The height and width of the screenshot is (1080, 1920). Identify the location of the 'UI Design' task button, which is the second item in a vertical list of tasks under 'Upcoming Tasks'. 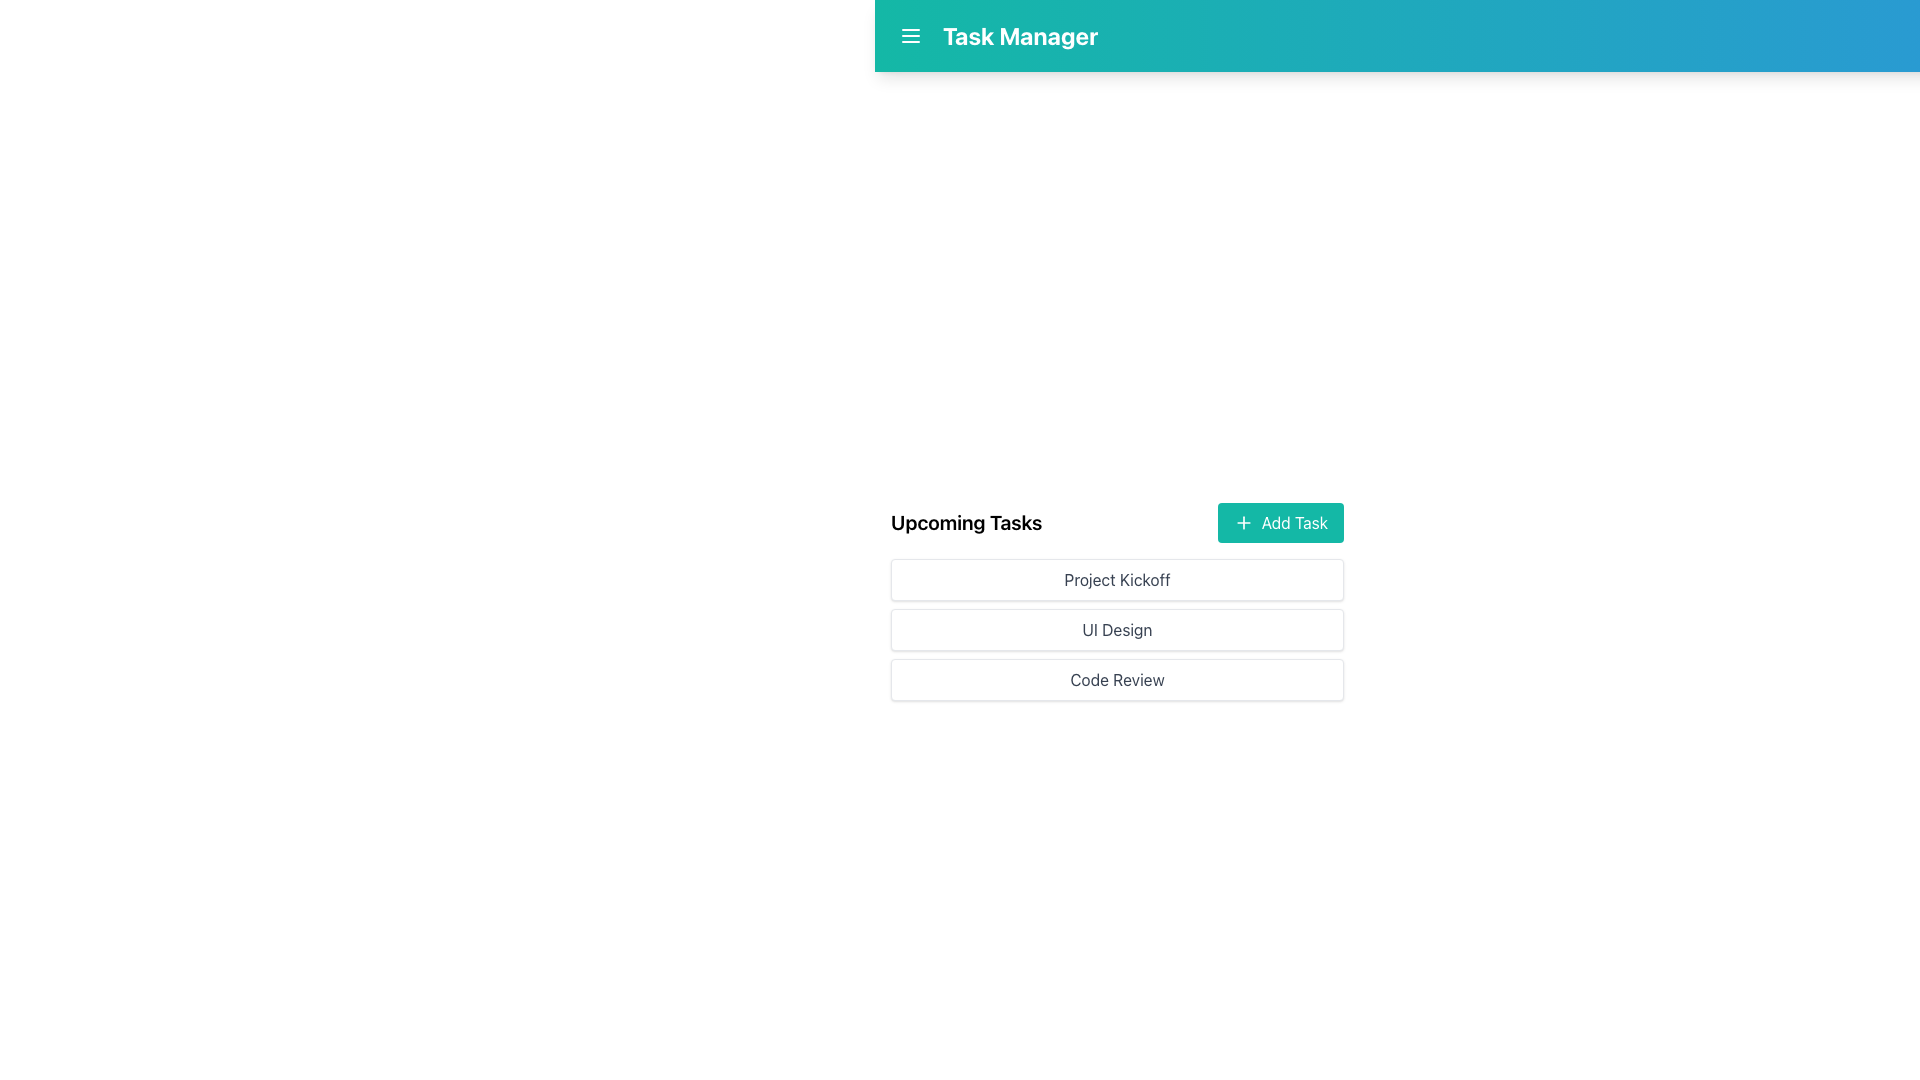
(1116, 628).